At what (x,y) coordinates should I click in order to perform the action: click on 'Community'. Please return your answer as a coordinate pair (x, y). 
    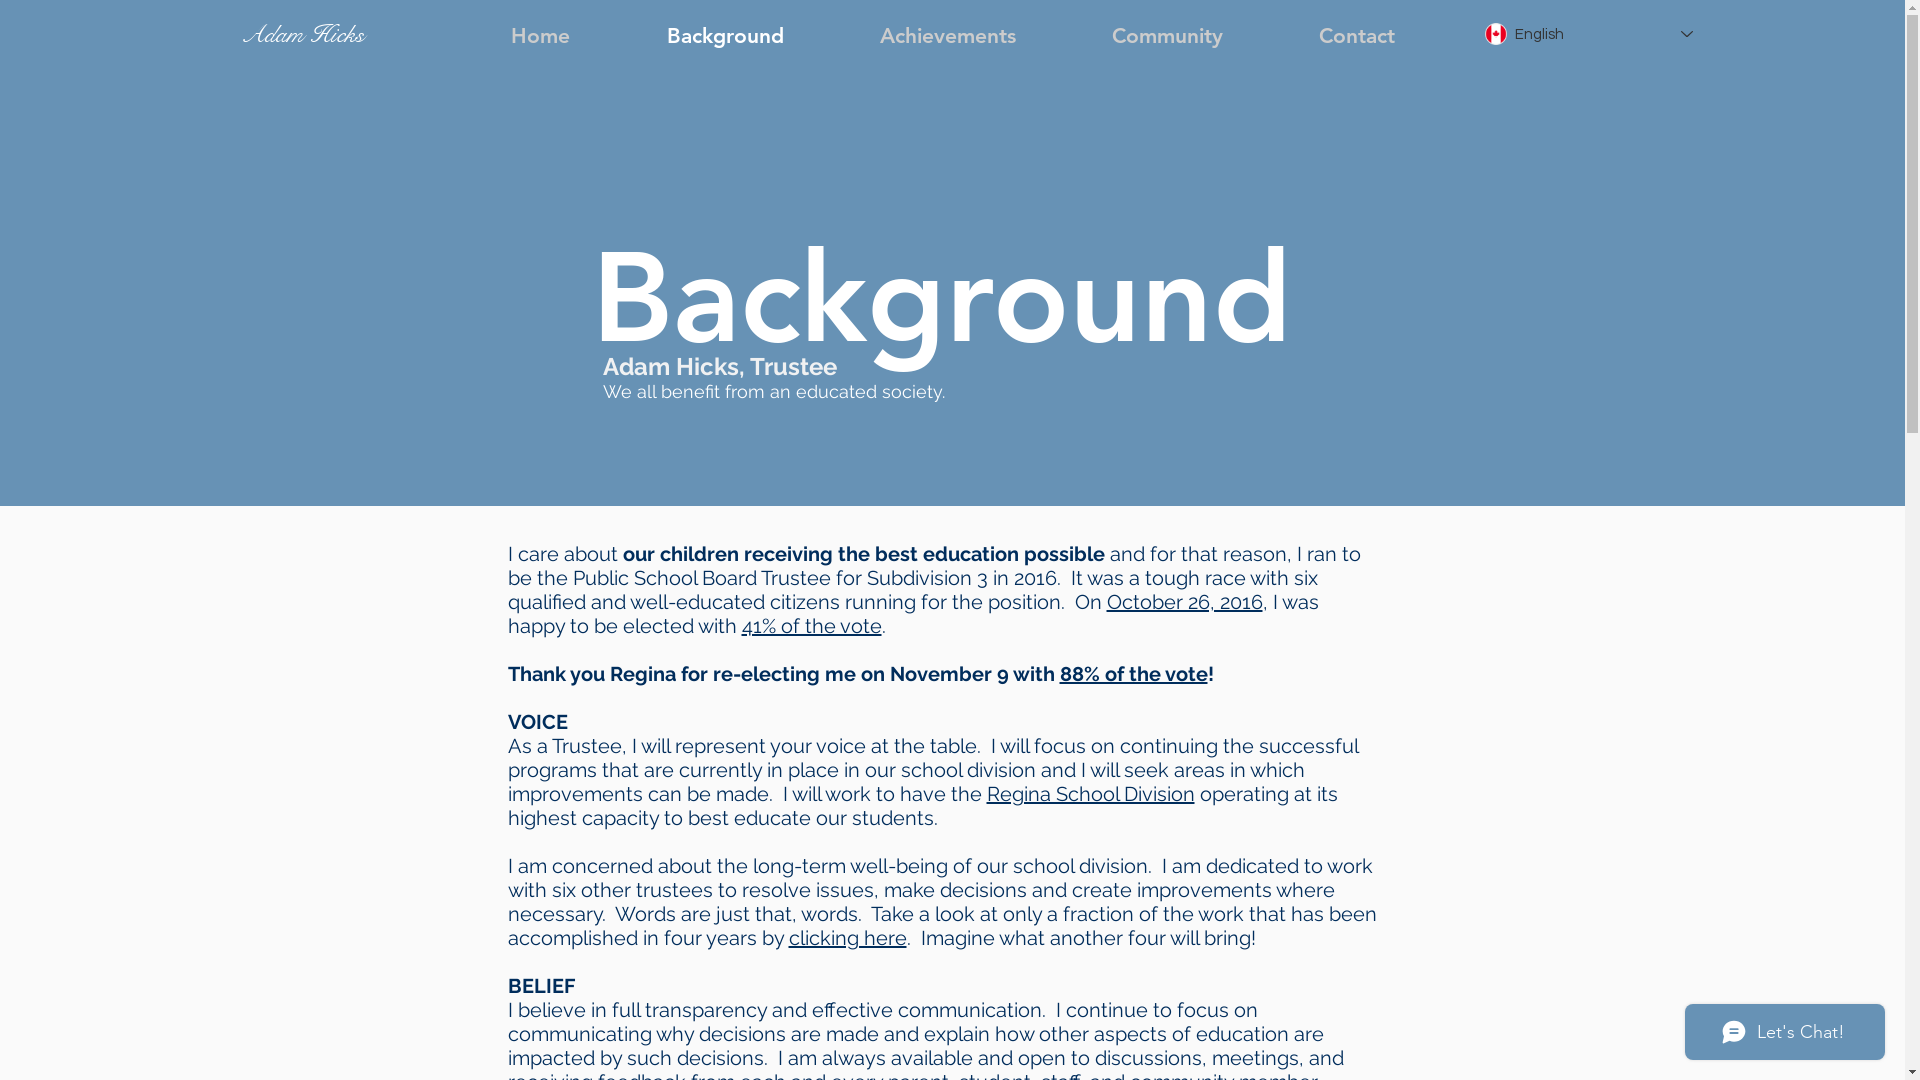
    Looking at the image, I should click on (1167, 35).